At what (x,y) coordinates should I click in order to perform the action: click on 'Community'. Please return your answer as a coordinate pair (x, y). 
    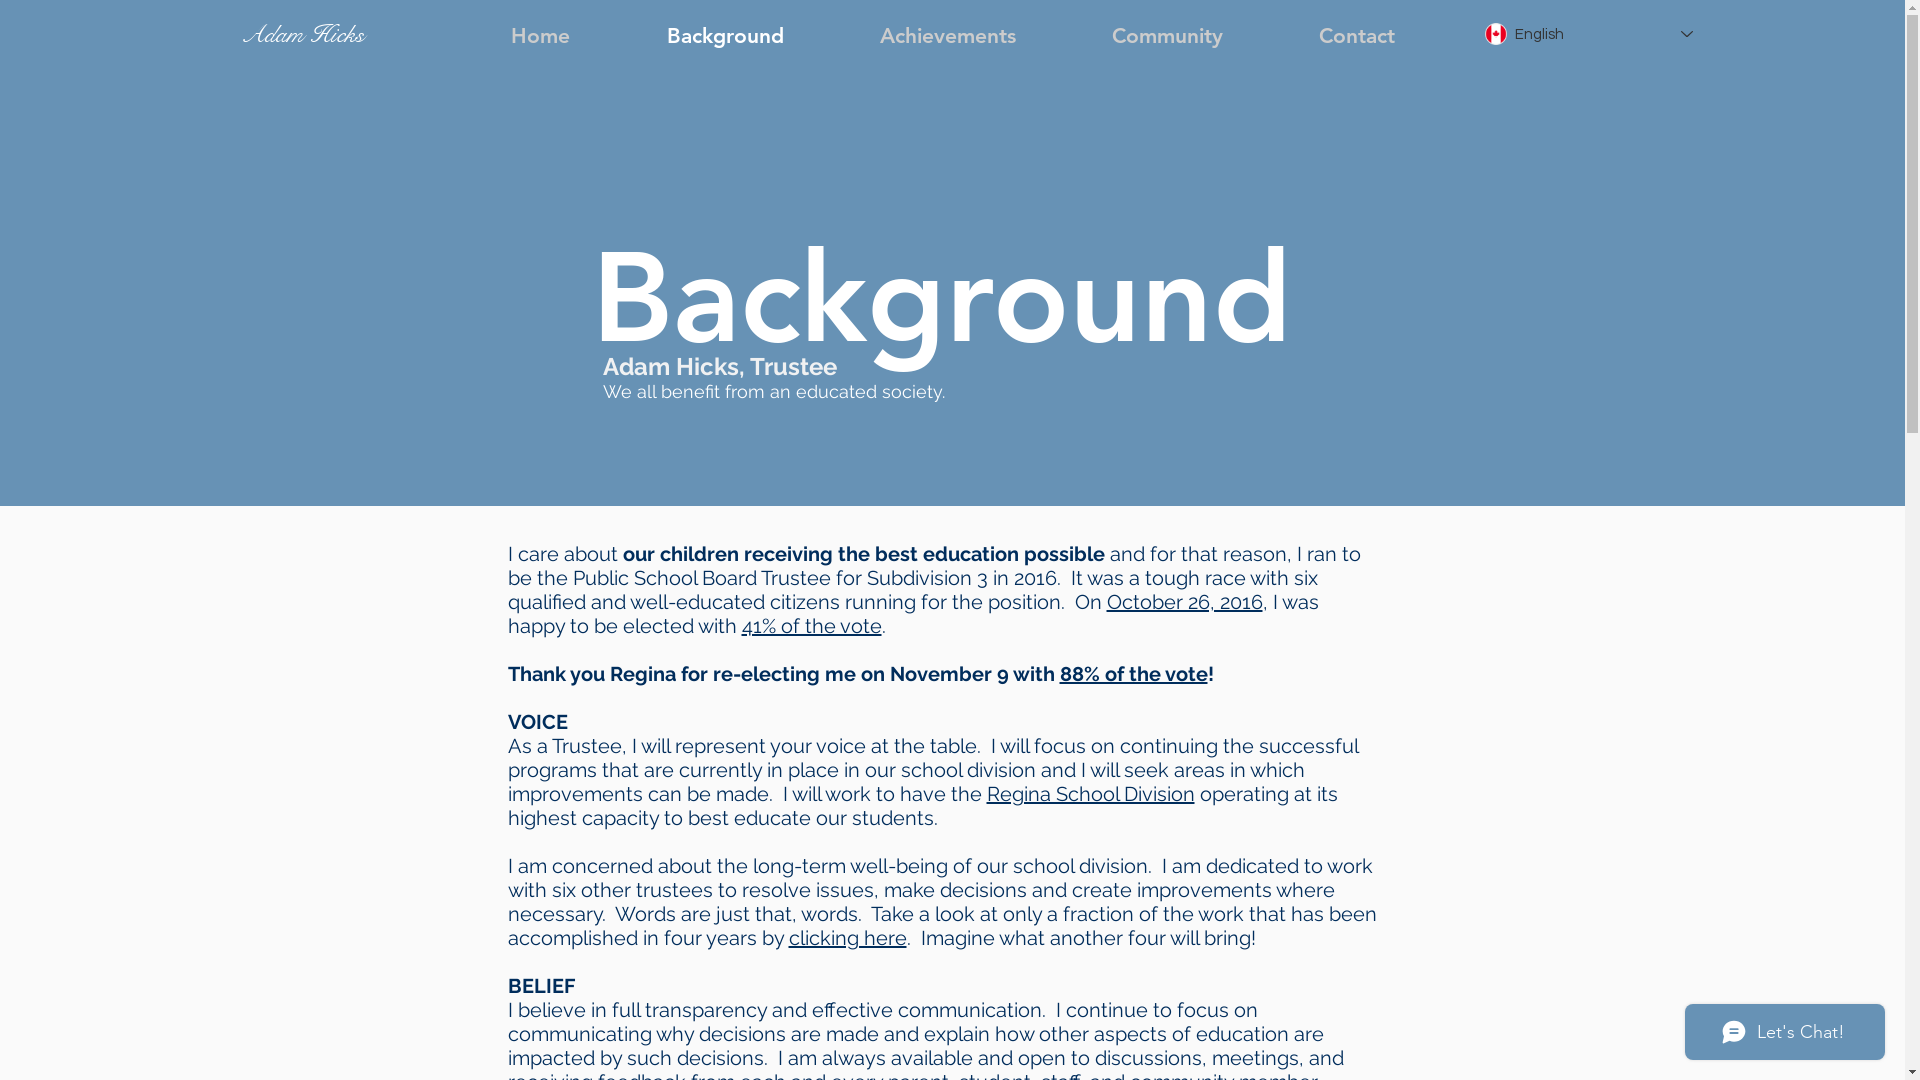
    Looking at the image, I should click on (1167, 35).